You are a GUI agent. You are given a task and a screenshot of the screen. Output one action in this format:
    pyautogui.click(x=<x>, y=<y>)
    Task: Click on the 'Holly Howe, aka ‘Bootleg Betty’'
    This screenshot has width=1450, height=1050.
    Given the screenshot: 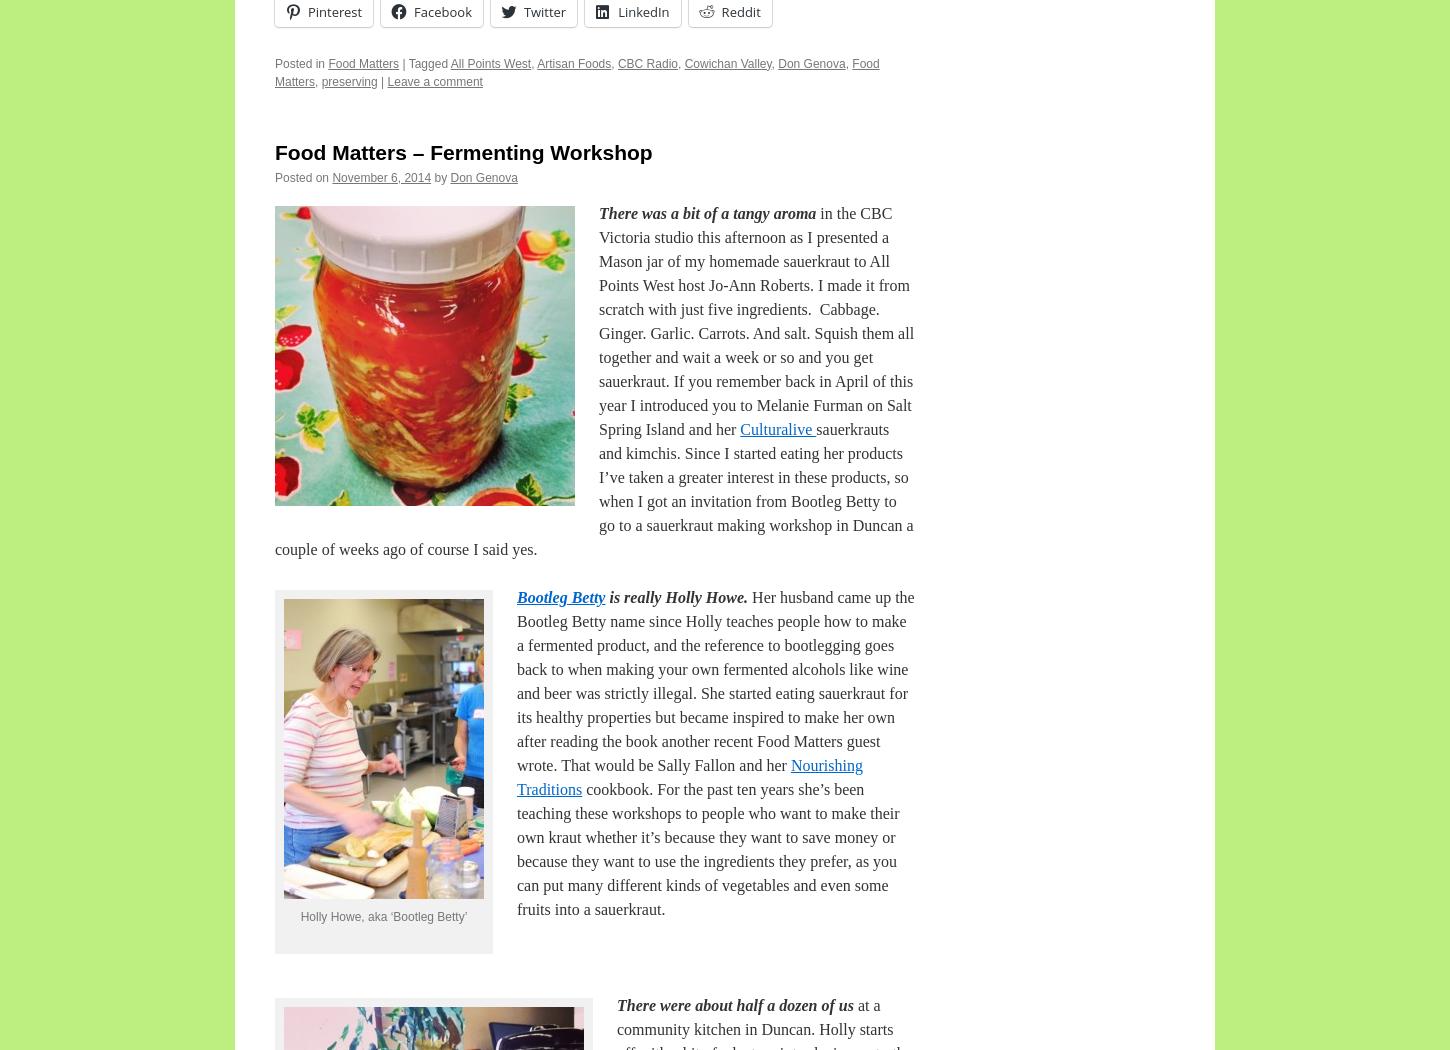 What is the action you would take?
    pyautogui.click(x=382, y=916)
    